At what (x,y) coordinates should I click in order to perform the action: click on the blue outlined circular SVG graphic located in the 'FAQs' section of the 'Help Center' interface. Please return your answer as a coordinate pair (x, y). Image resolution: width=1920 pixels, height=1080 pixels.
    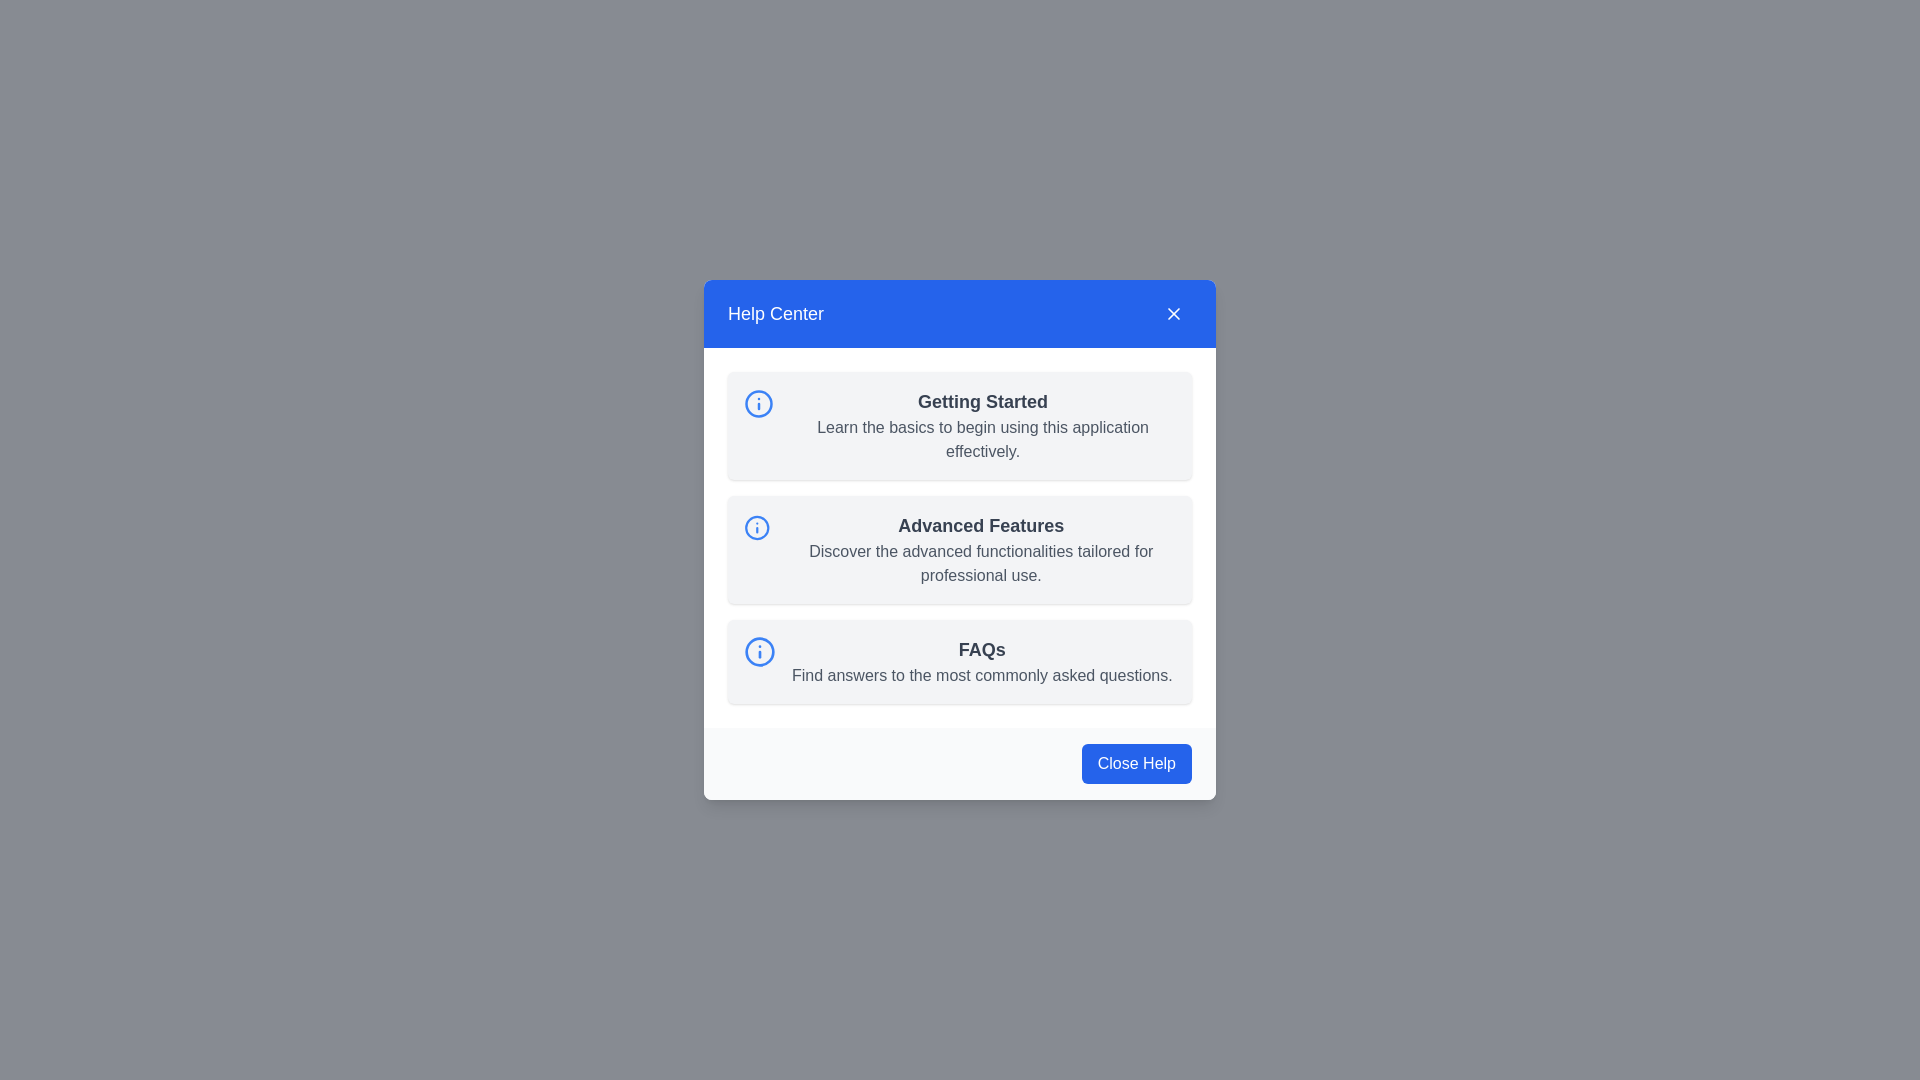
    Looking at the image, I should click on (758, 651).